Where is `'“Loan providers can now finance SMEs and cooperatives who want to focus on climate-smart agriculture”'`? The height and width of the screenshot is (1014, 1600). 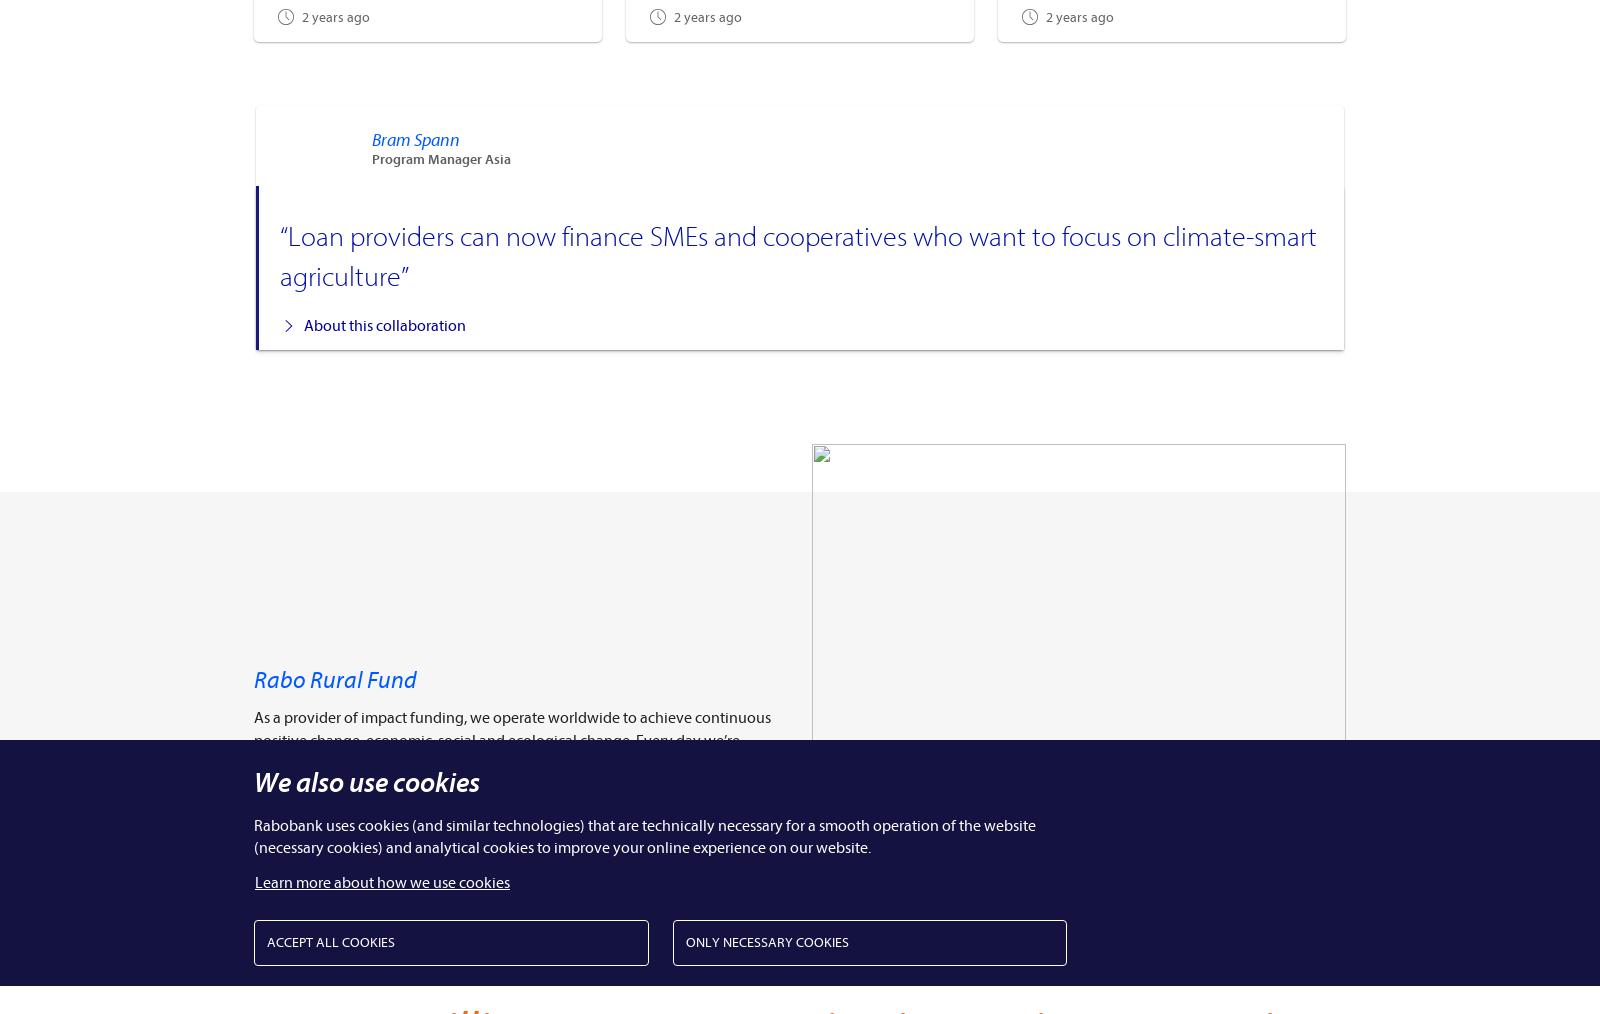 '“Loan providers can now finance SMEs and cooperatives who want to focus on climate-smart agriculture”' is located at coordinates (798, 257).